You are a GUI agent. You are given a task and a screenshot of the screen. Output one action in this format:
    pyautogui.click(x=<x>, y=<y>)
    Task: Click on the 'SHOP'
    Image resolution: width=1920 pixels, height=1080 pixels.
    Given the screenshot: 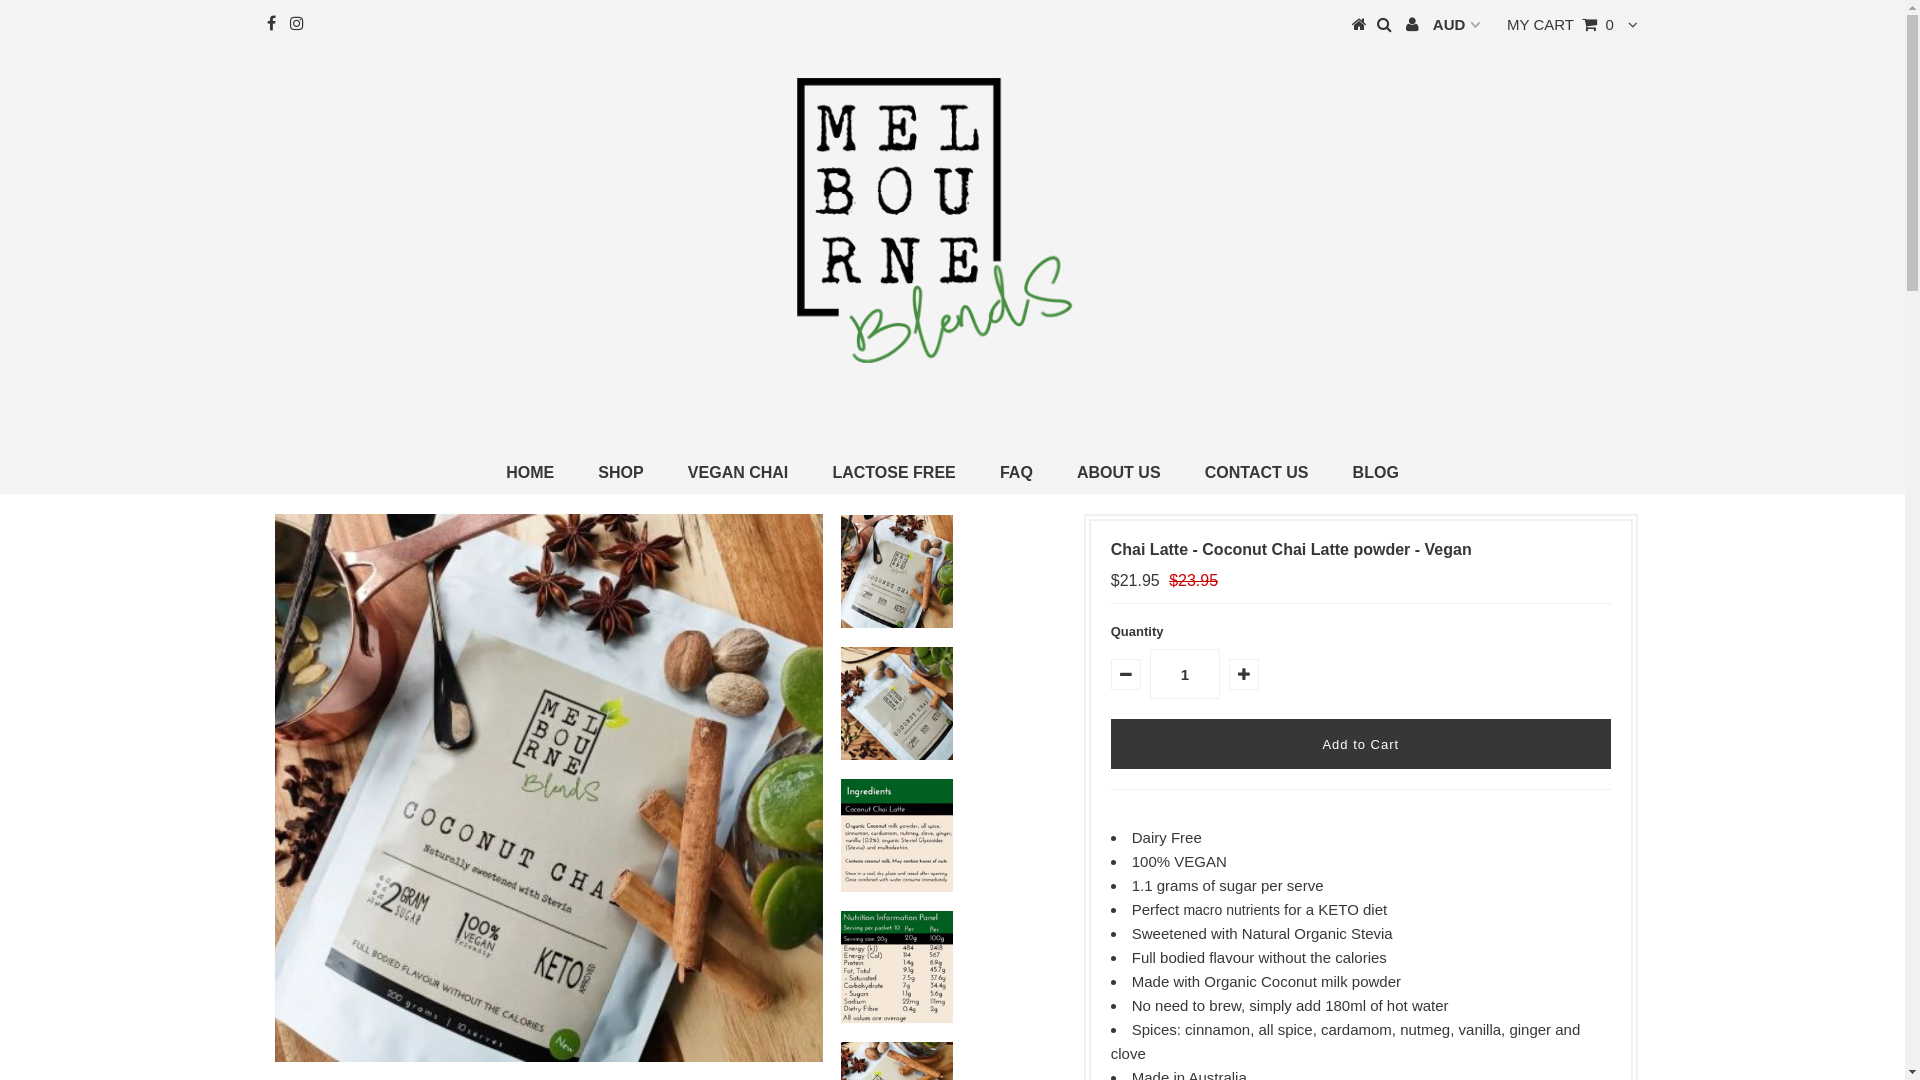 What is the action you would take?
    pyautogui.click(x=619, y=473)
    